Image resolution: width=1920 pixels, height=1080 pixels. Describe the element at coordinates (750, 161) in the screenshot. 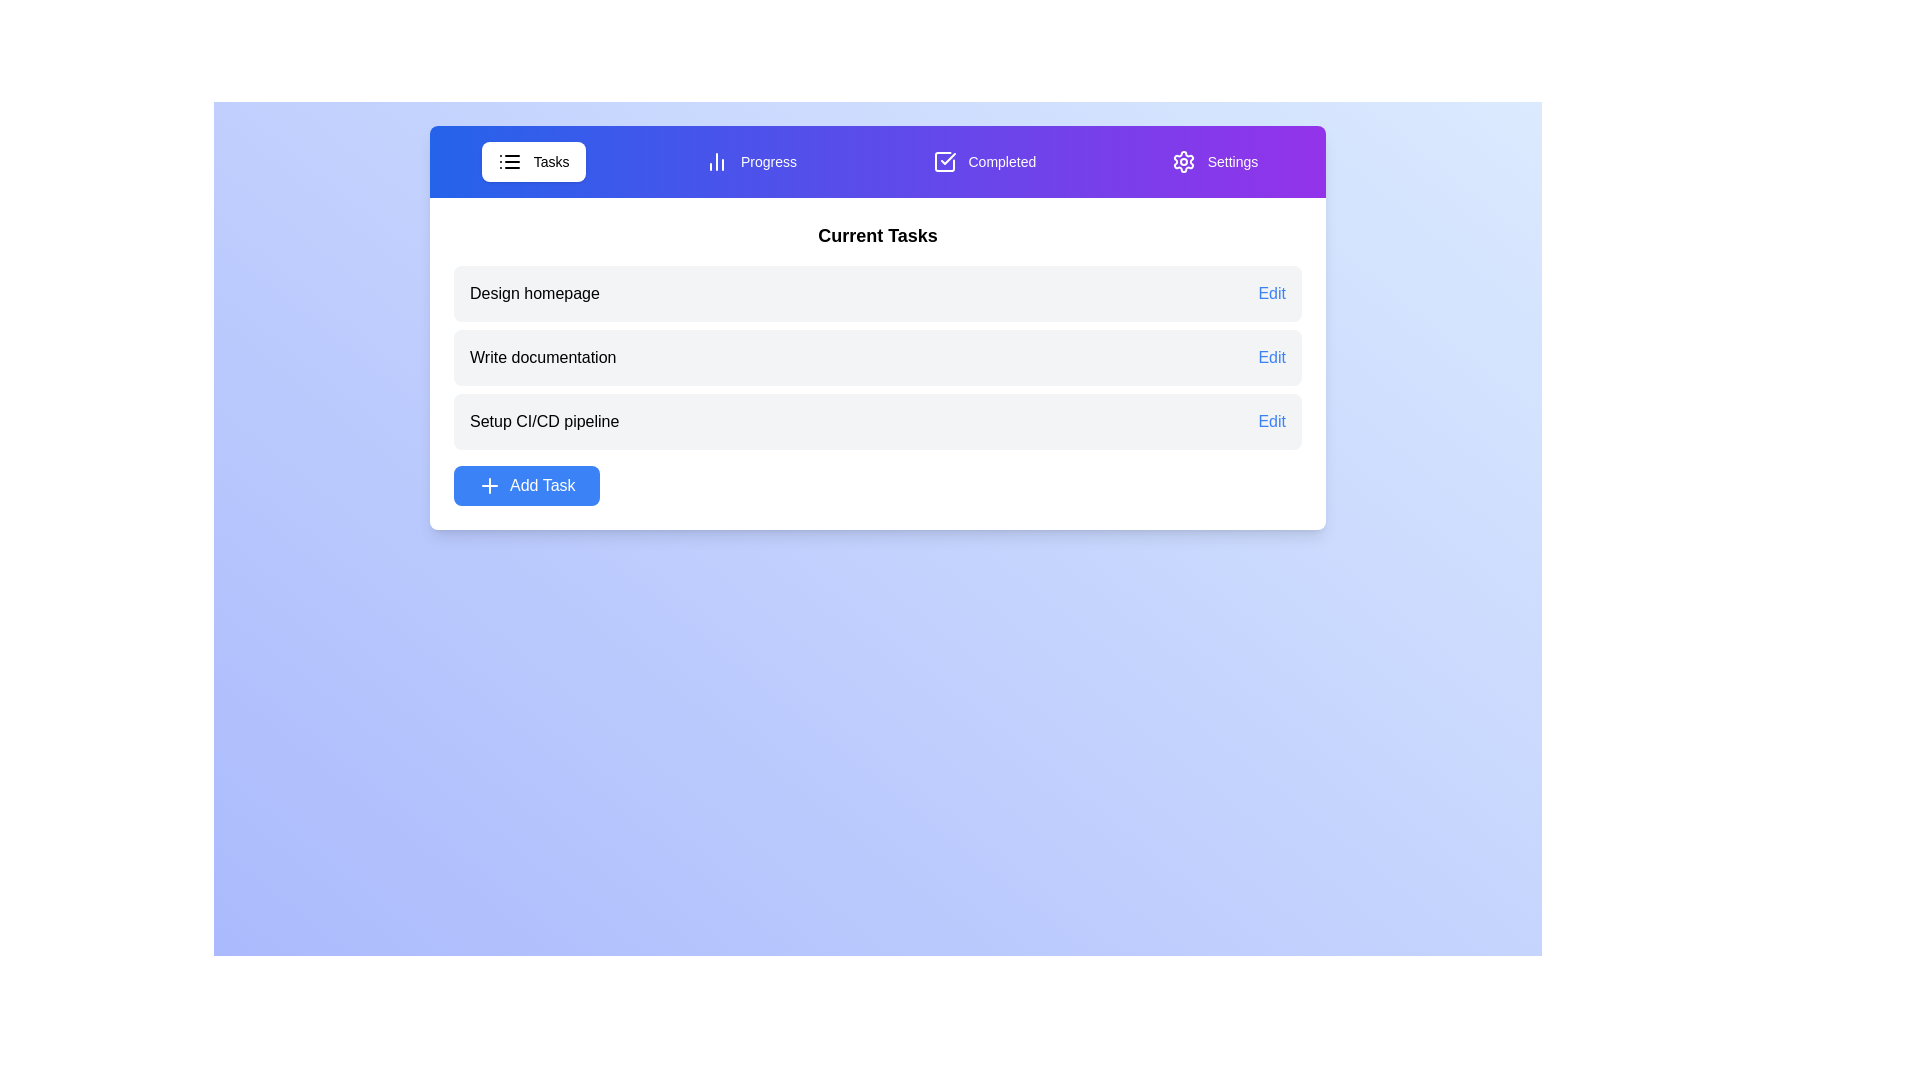

I see `the 'Progress' button in the top navigation bar` at that location.